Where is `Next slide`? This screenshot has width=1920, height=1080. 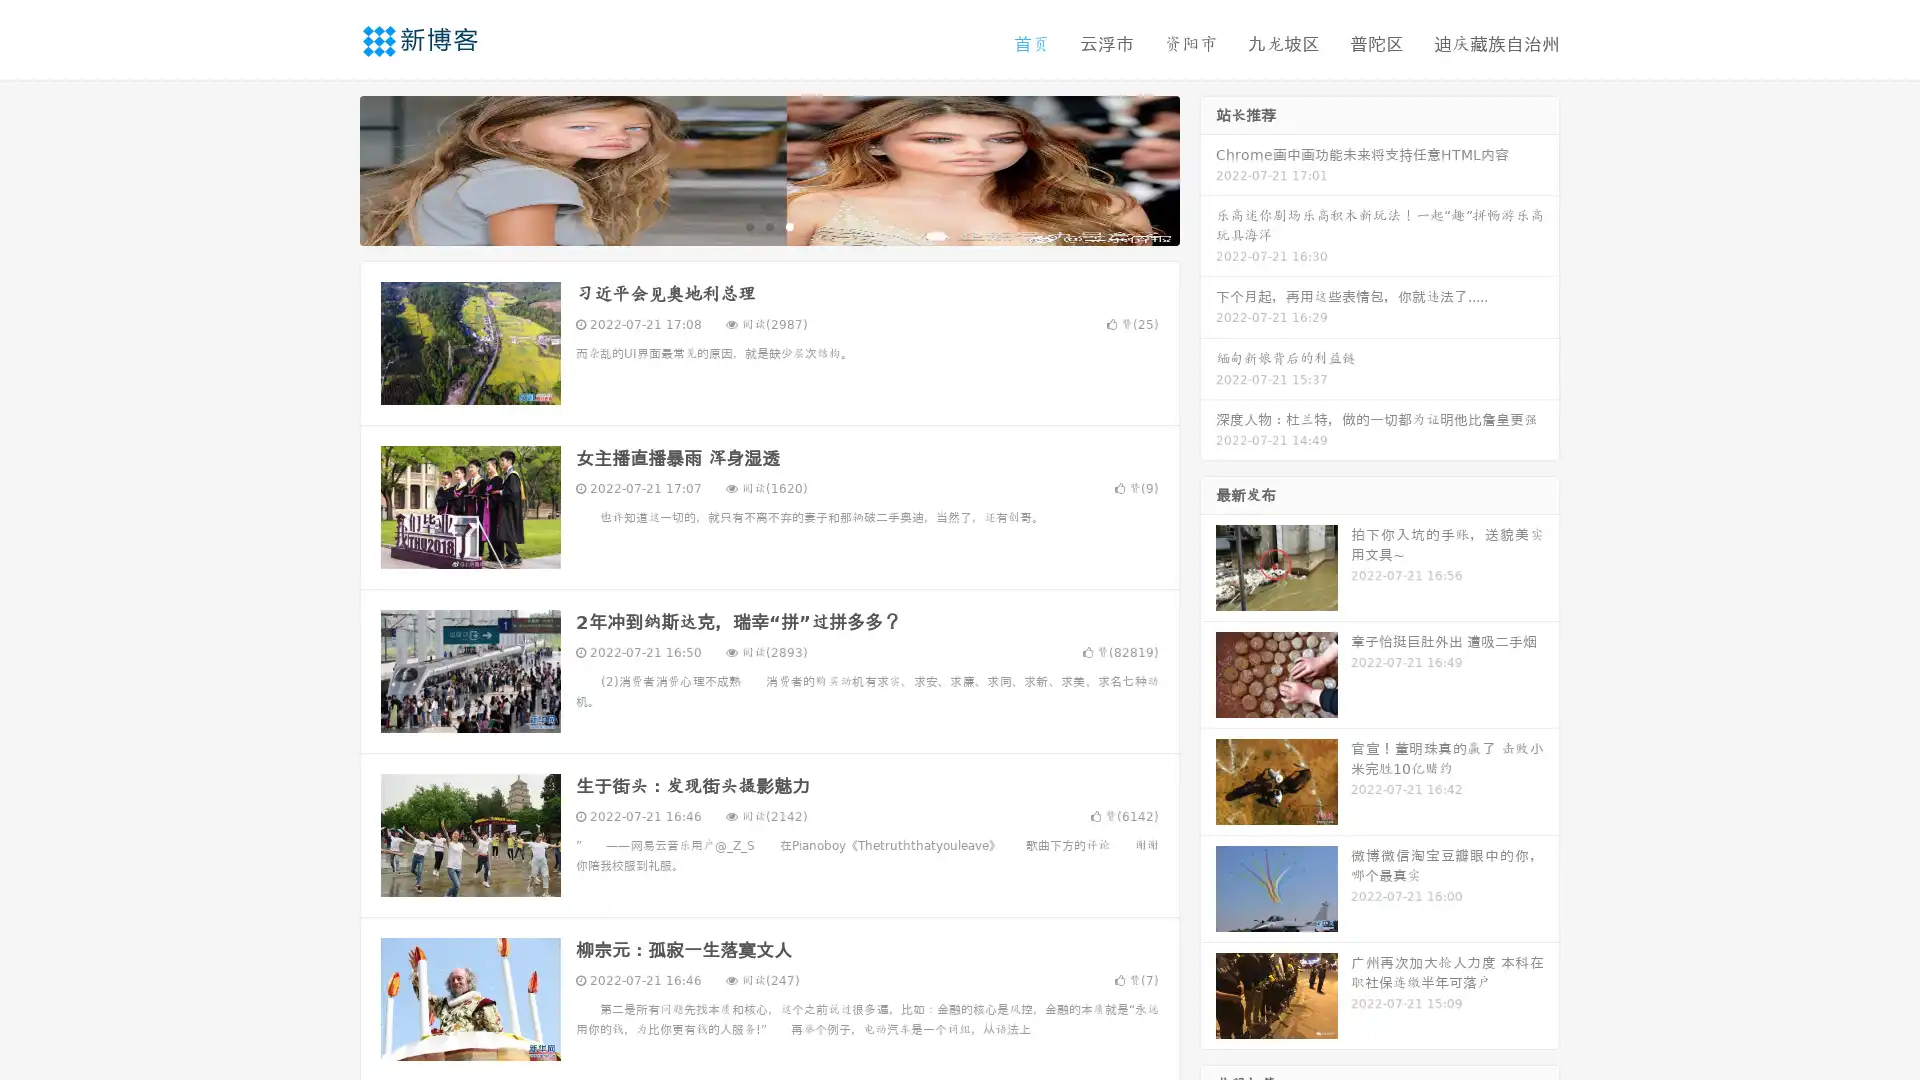
Next slide is located at coordinates (1208, 168).